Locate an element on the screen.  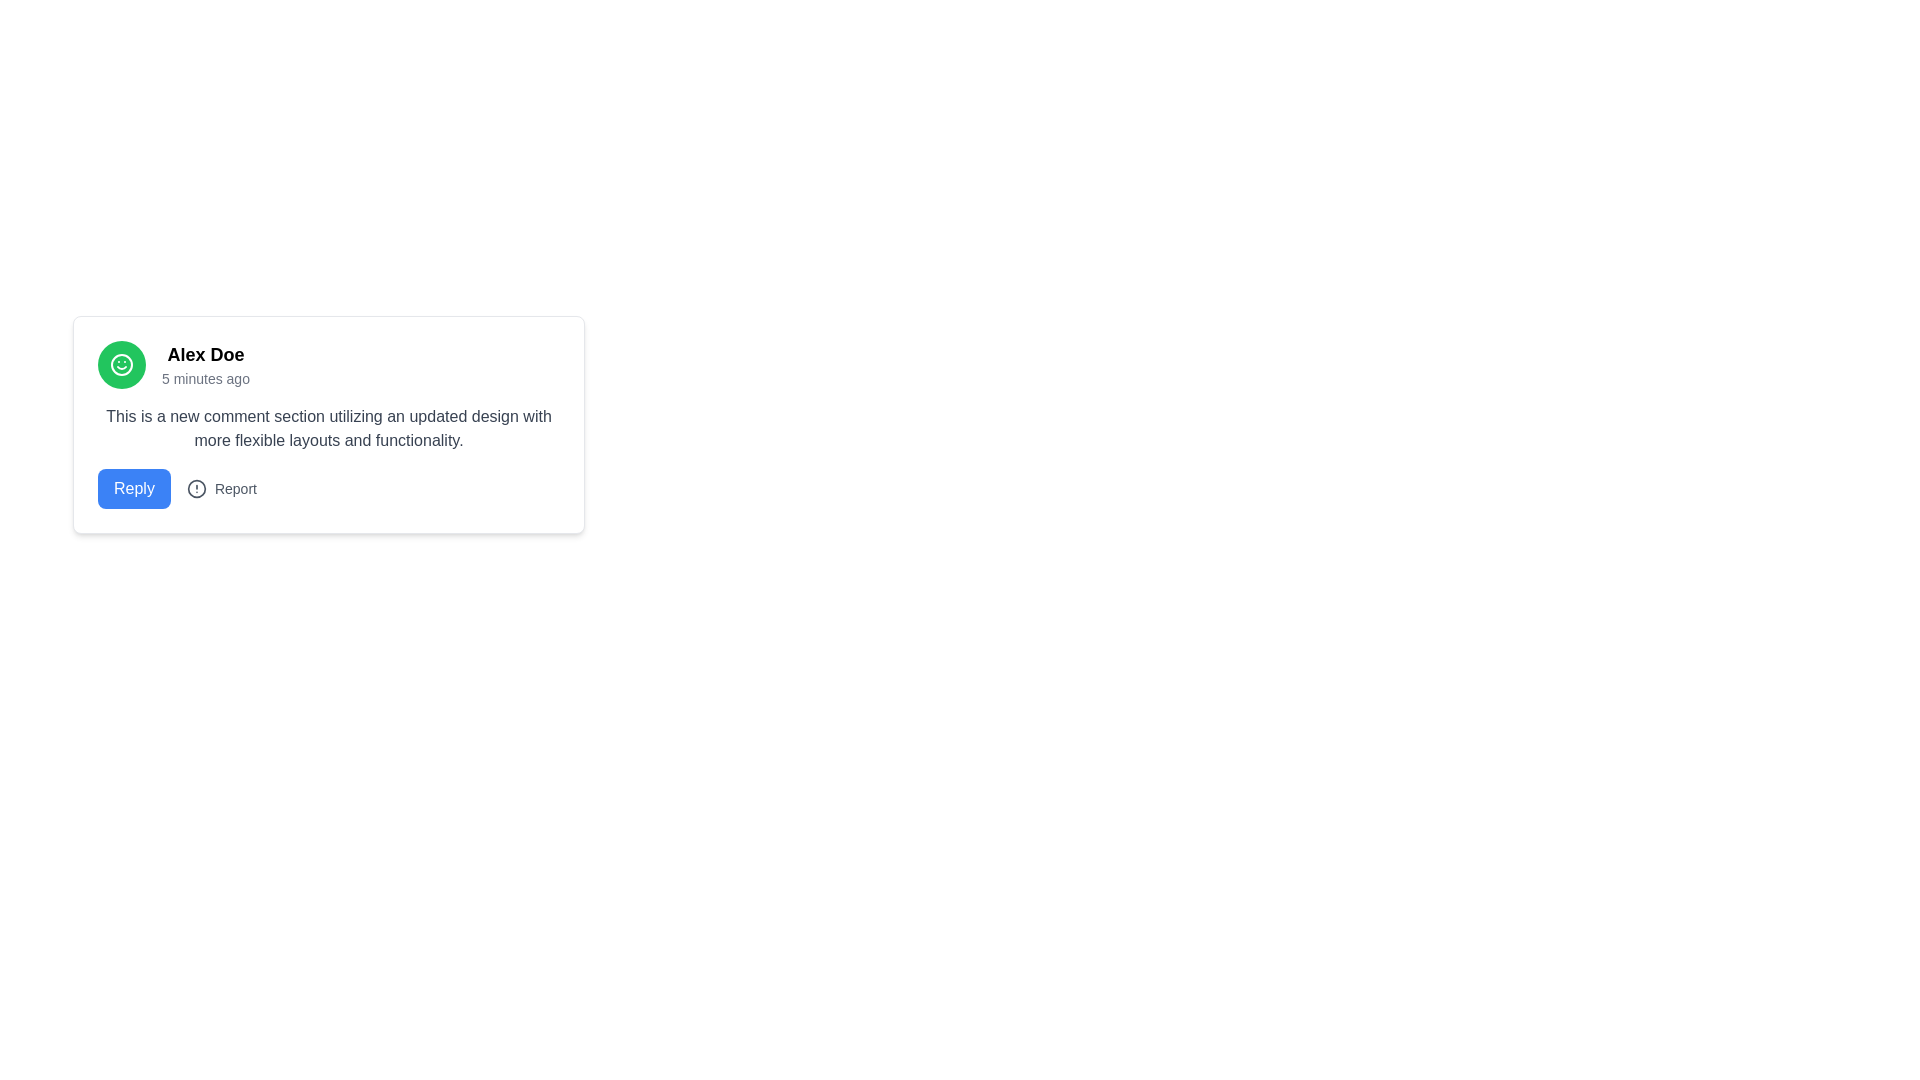
the green circular avatar icon with a cheerful facial expression situated to the left of the name 'Alex Doe' in the comment card interface is located at coordinates (120, 365).